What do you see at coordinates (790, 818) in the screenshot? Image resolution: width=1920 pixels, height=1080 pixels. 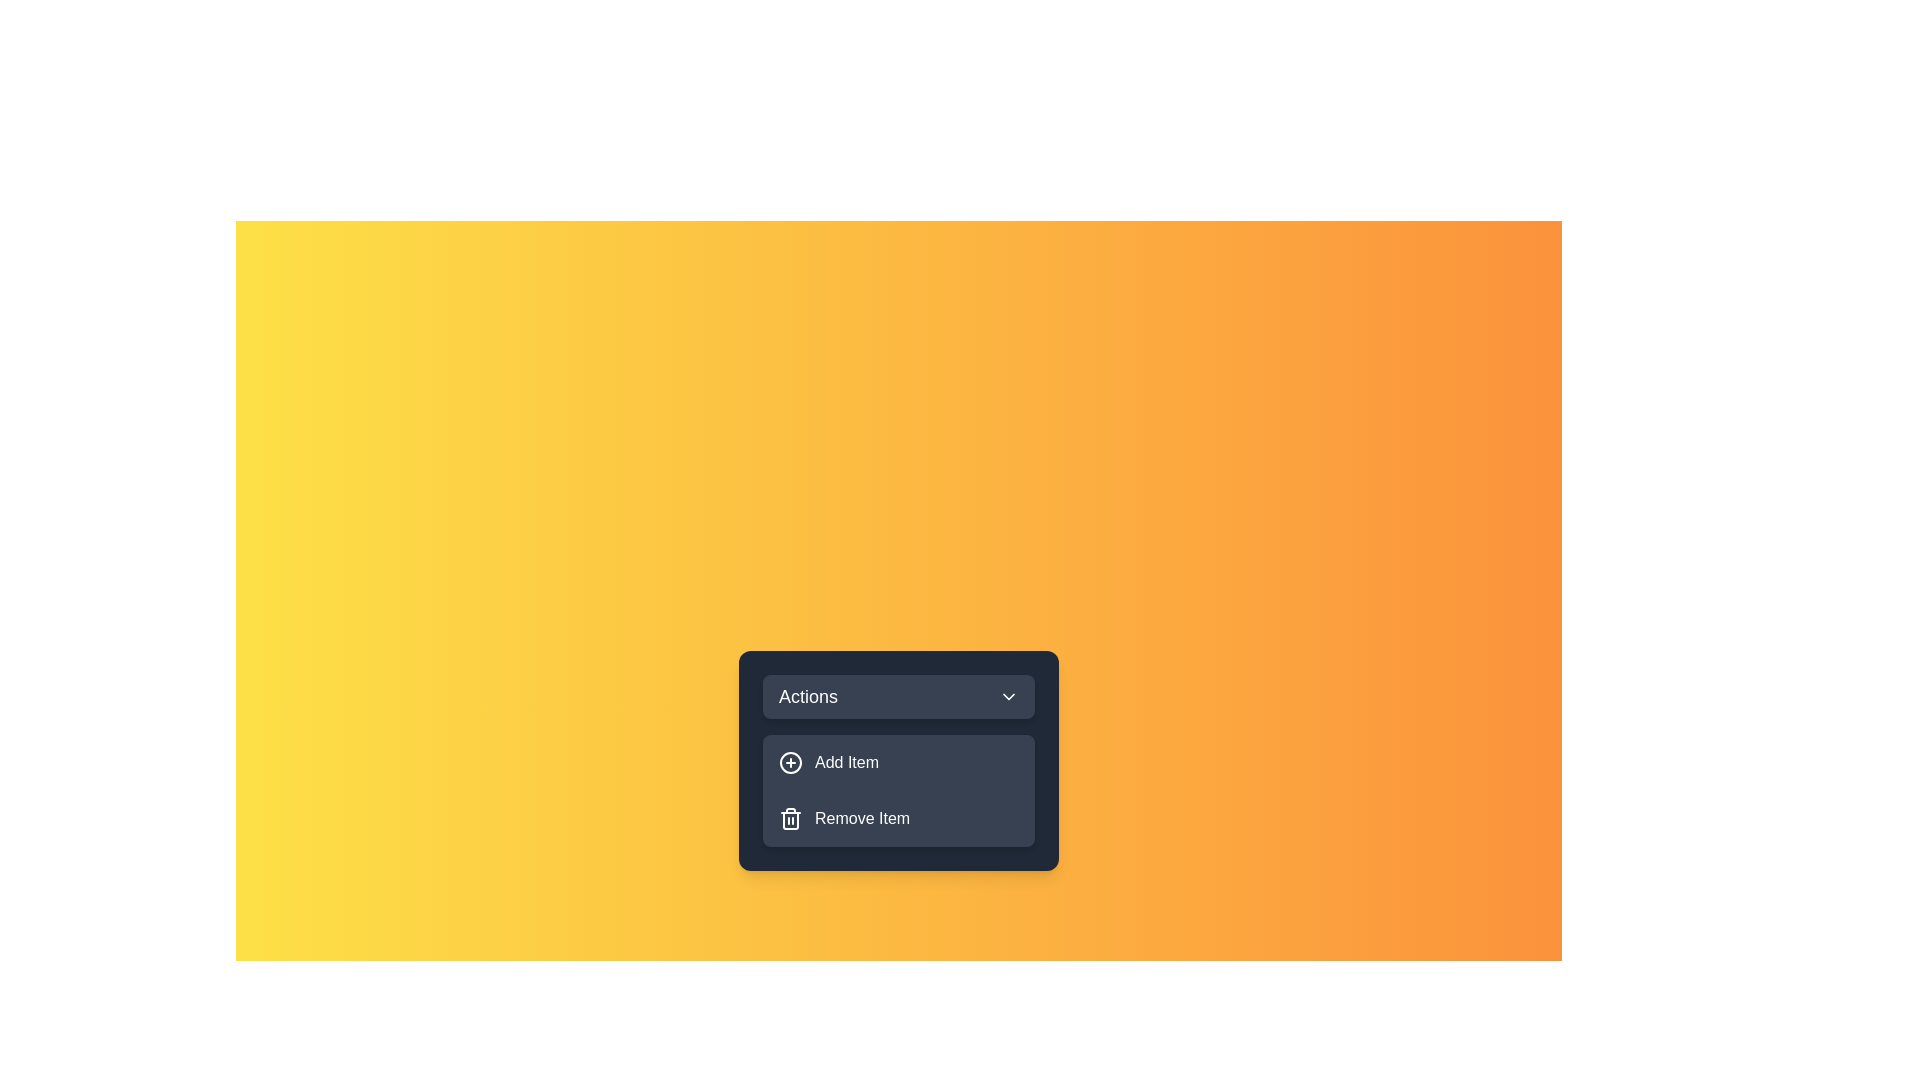 I see `the icon next to the menu item Remove Item` at bounding box center [790, 818].